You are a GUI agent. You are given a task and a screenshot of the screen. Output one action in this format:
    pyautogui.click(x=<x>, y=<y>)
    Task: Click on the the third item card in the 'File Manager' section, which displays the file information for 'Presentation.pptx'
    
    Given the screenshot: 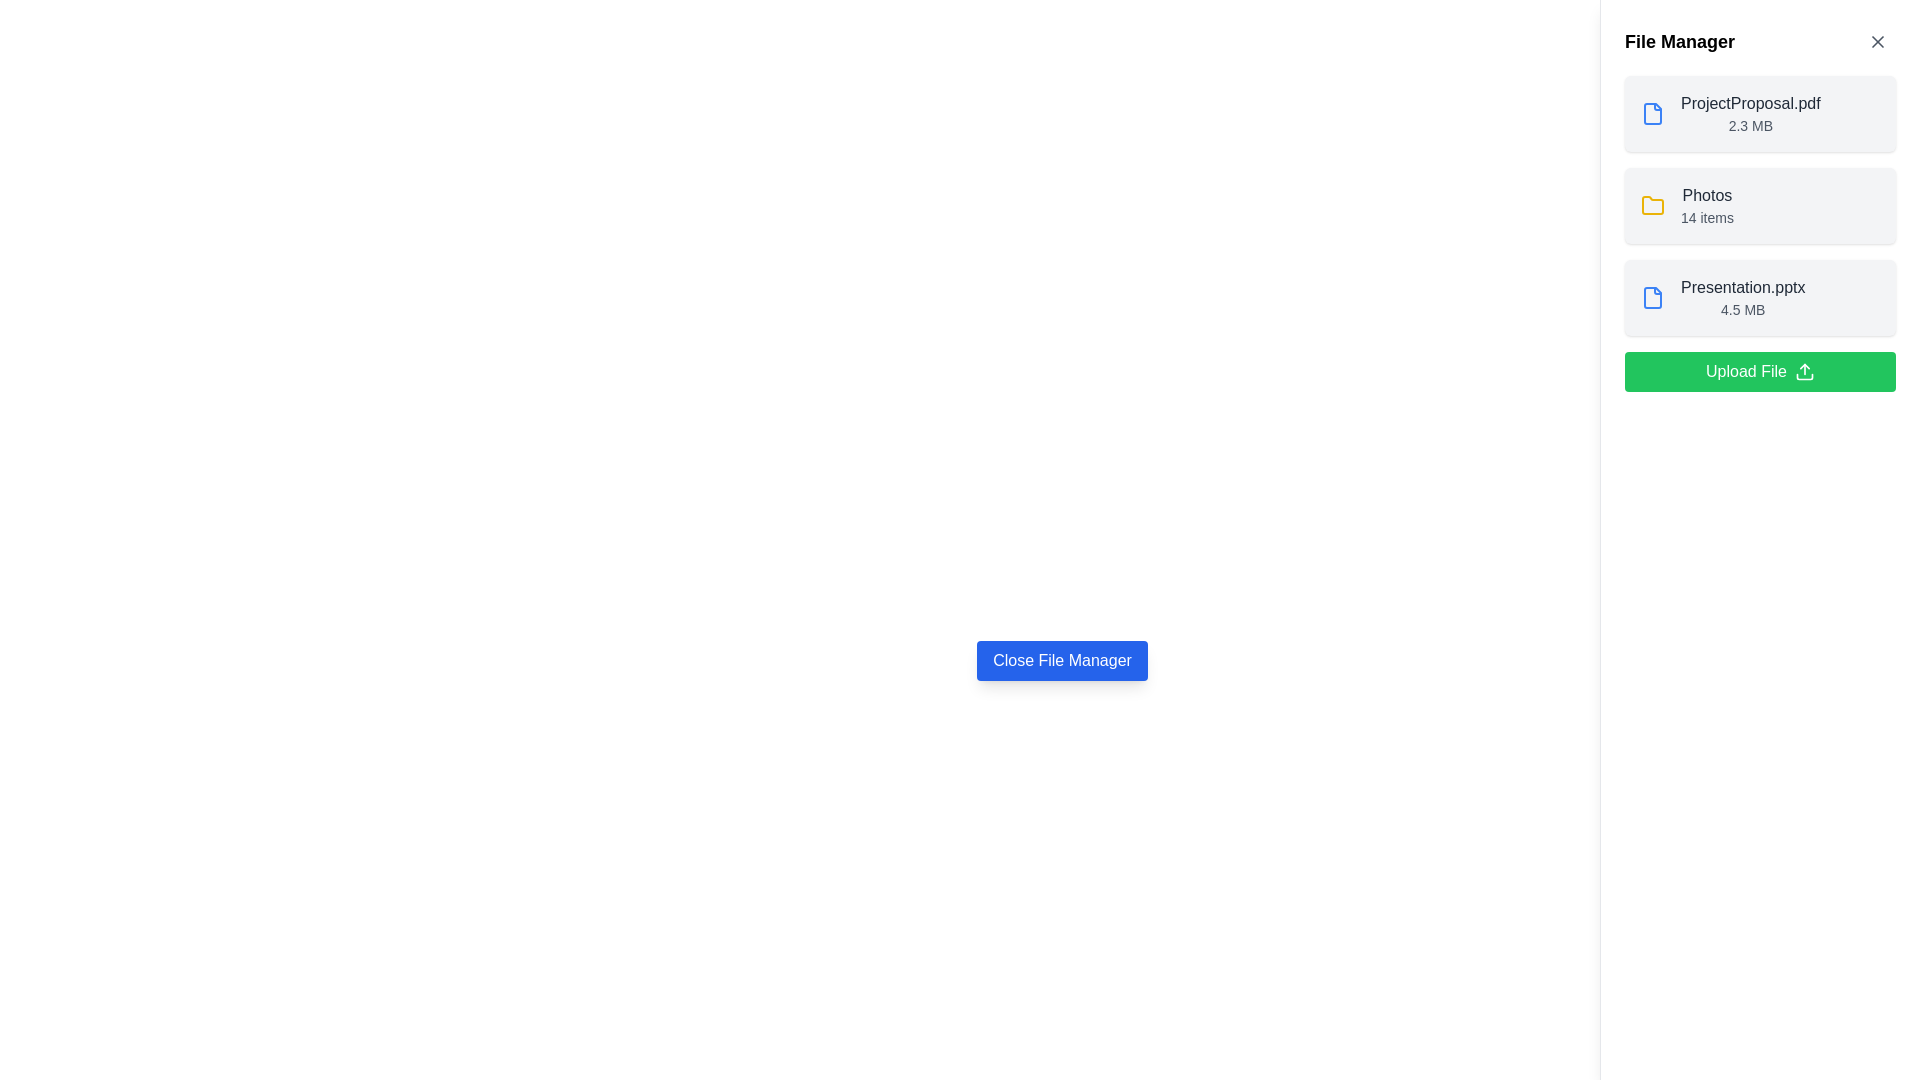 What is the action you would take?
    pyautogui.click(x=1760, y=297)
    